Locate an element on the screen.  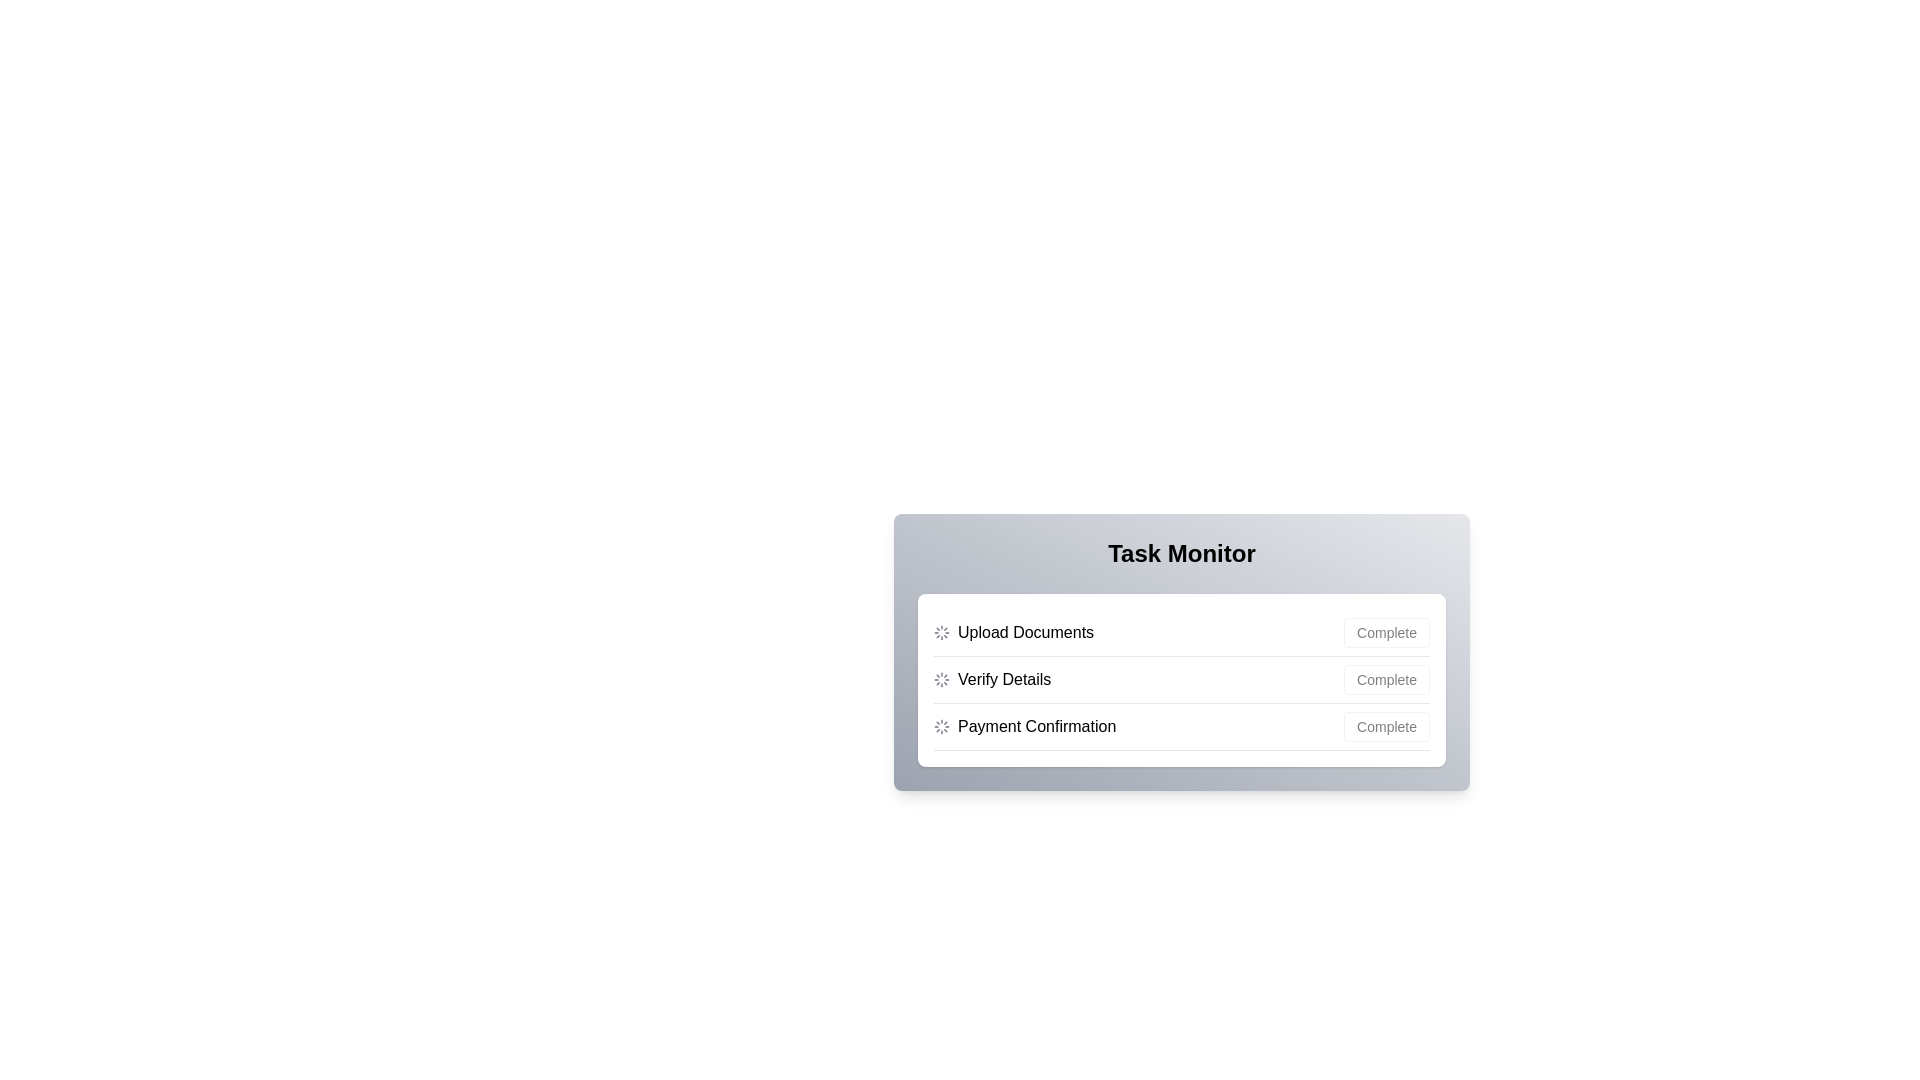
the first List Item with Interactive Button in the 'Task Monitor' panel is located at coordinates (1181, 632).